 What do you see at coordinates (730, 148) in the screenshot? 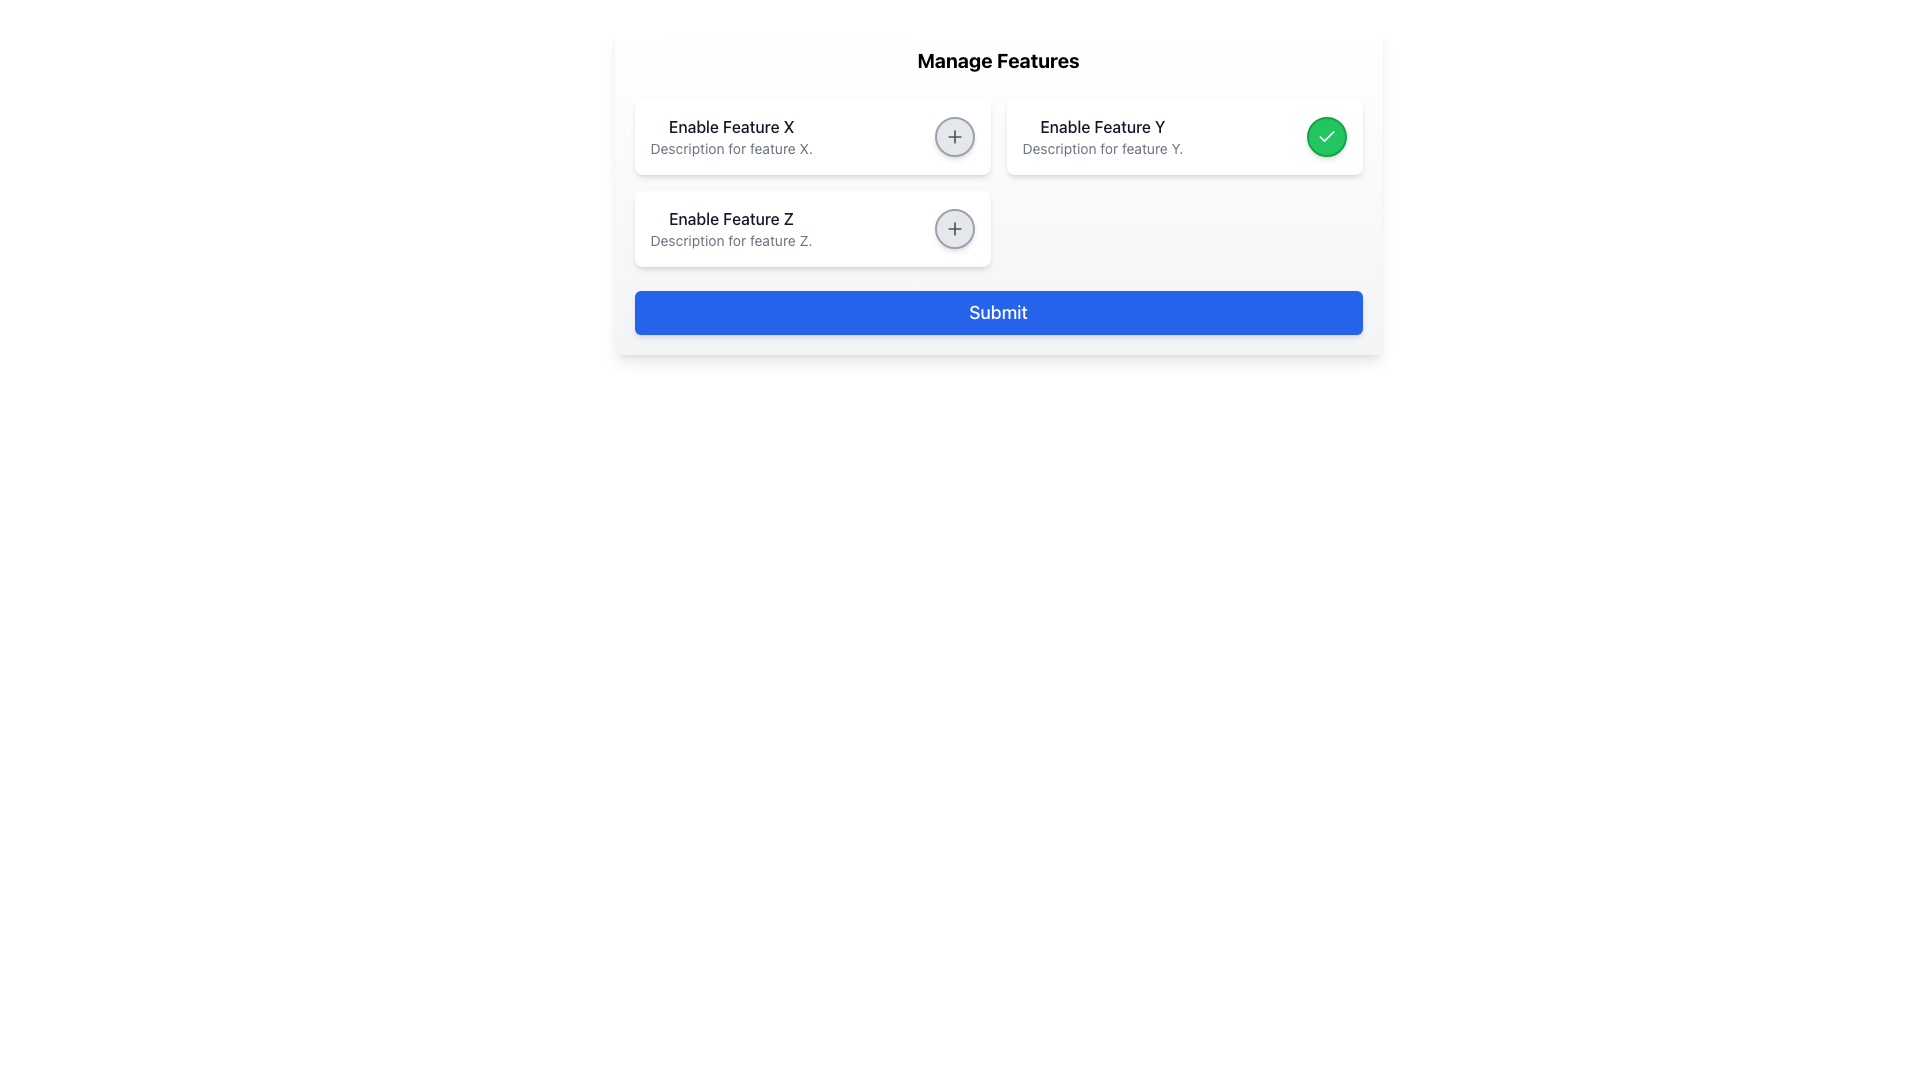
I see `the text label that reads 'Description for feature X.', which is styled in small, gray, serif-like font located under the heading 'Enable Feature X'` at bounding box center [730, 148].